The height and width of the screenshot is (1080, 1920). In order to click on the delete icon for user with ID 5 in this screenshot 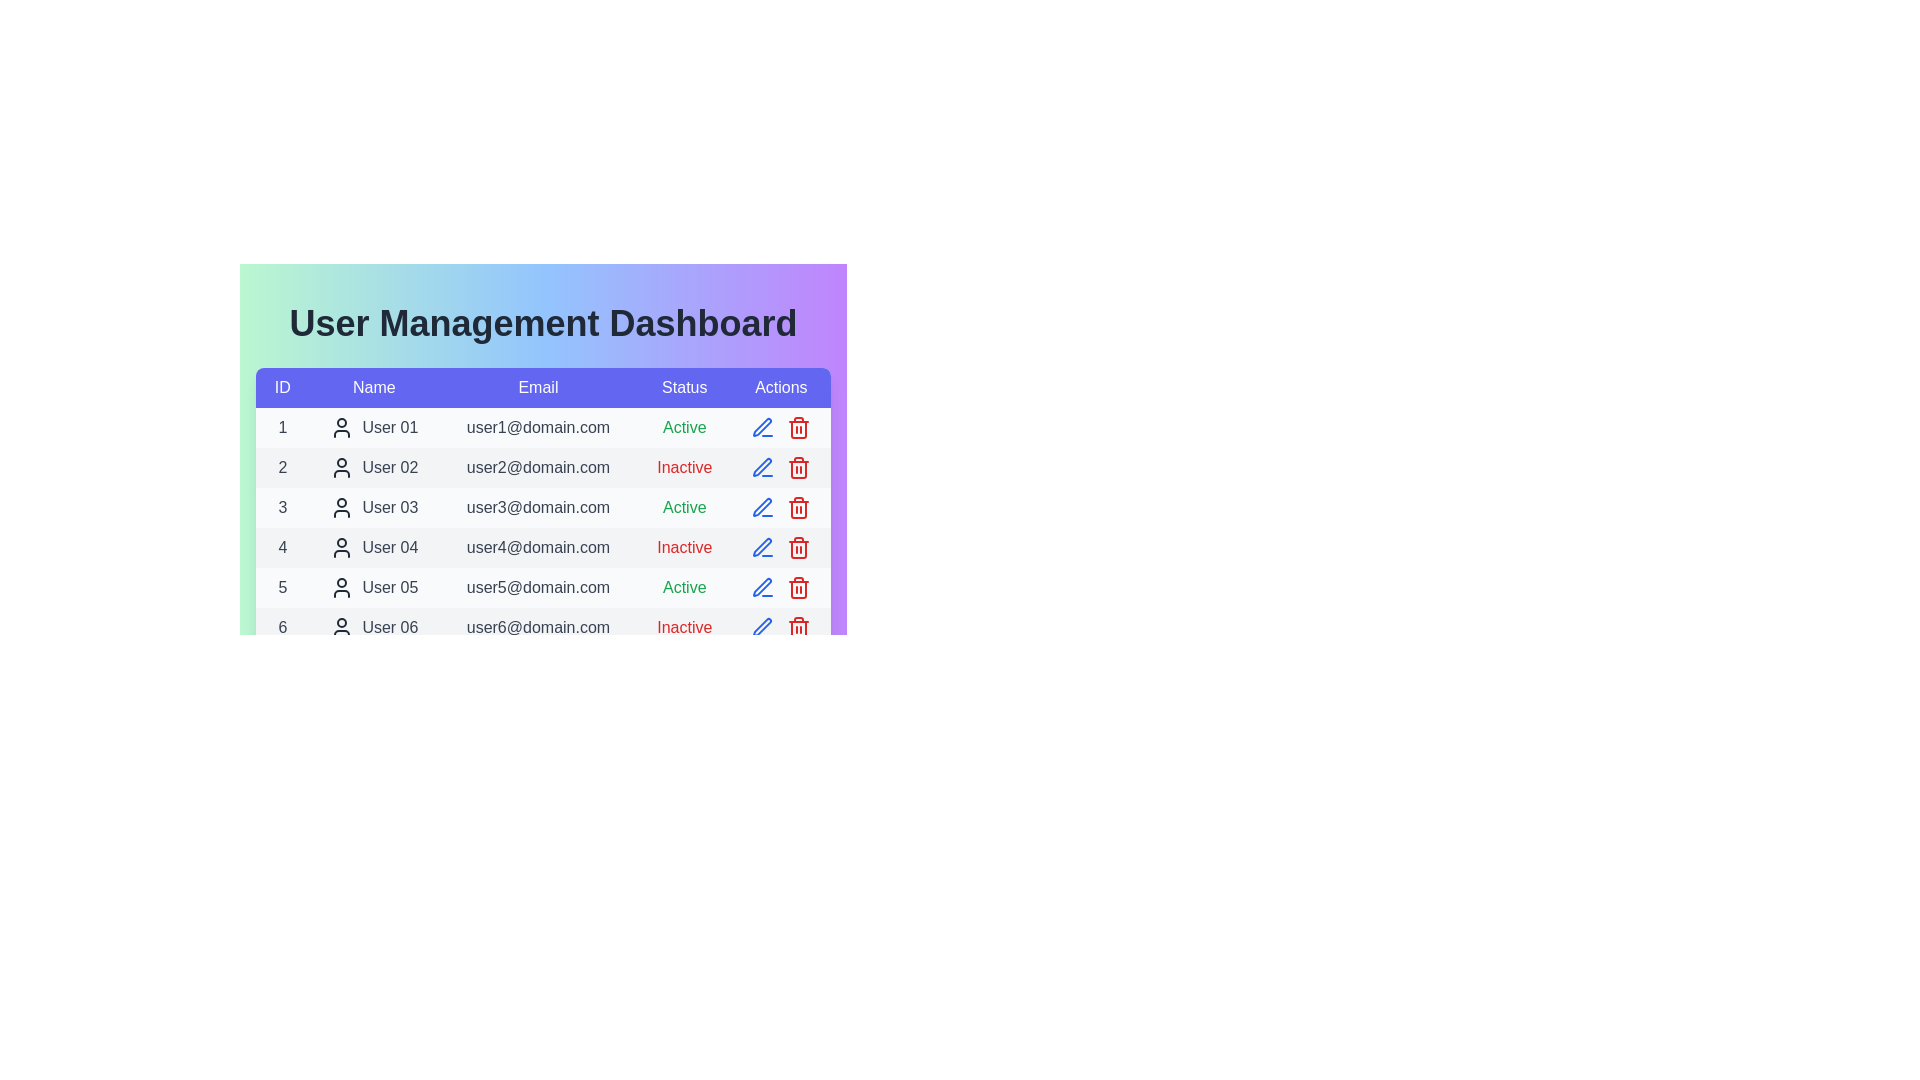, I will do `click(798, 586)`.